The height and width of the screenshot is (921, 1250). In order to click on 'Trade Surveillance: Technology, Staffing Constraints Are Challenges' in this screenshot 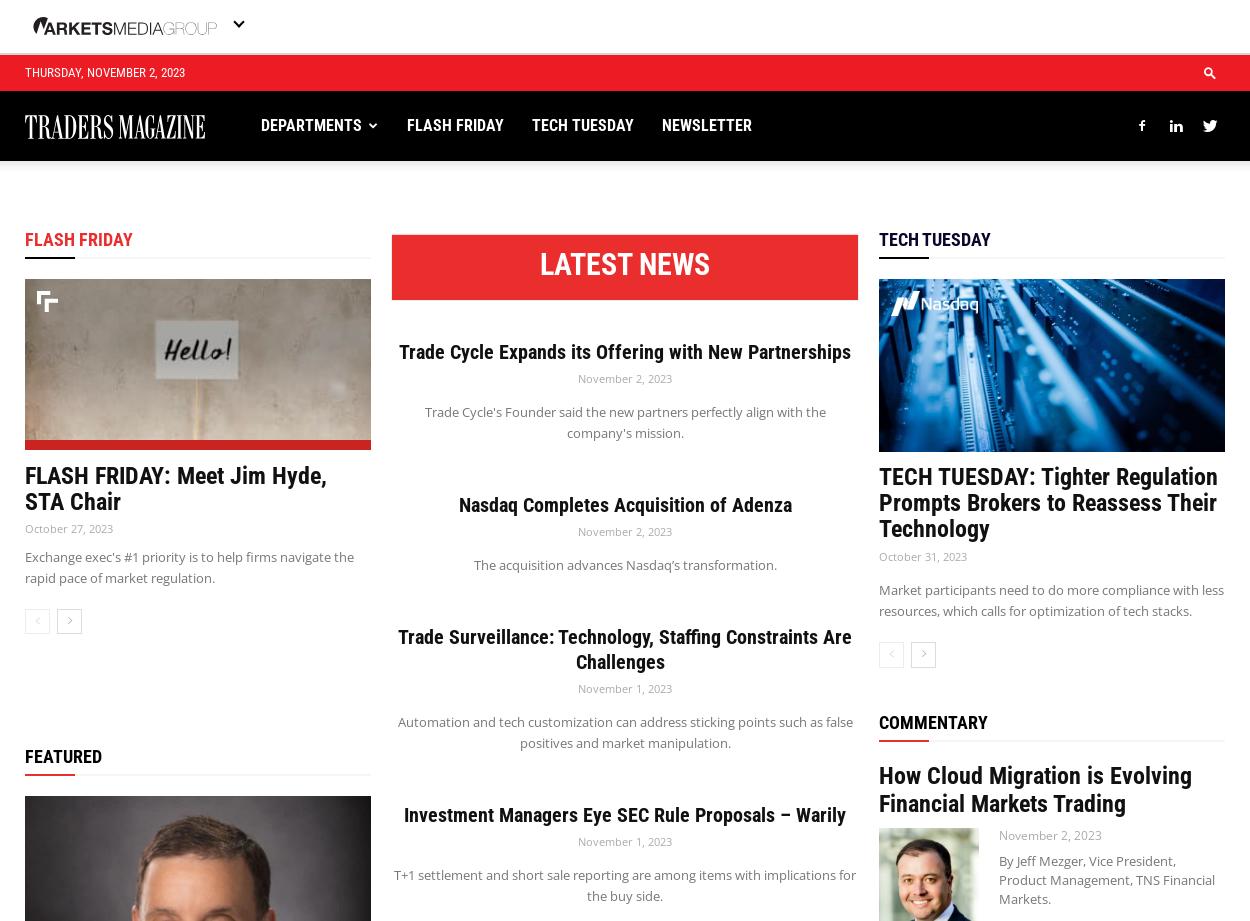, I will do `click(625, 648)`.